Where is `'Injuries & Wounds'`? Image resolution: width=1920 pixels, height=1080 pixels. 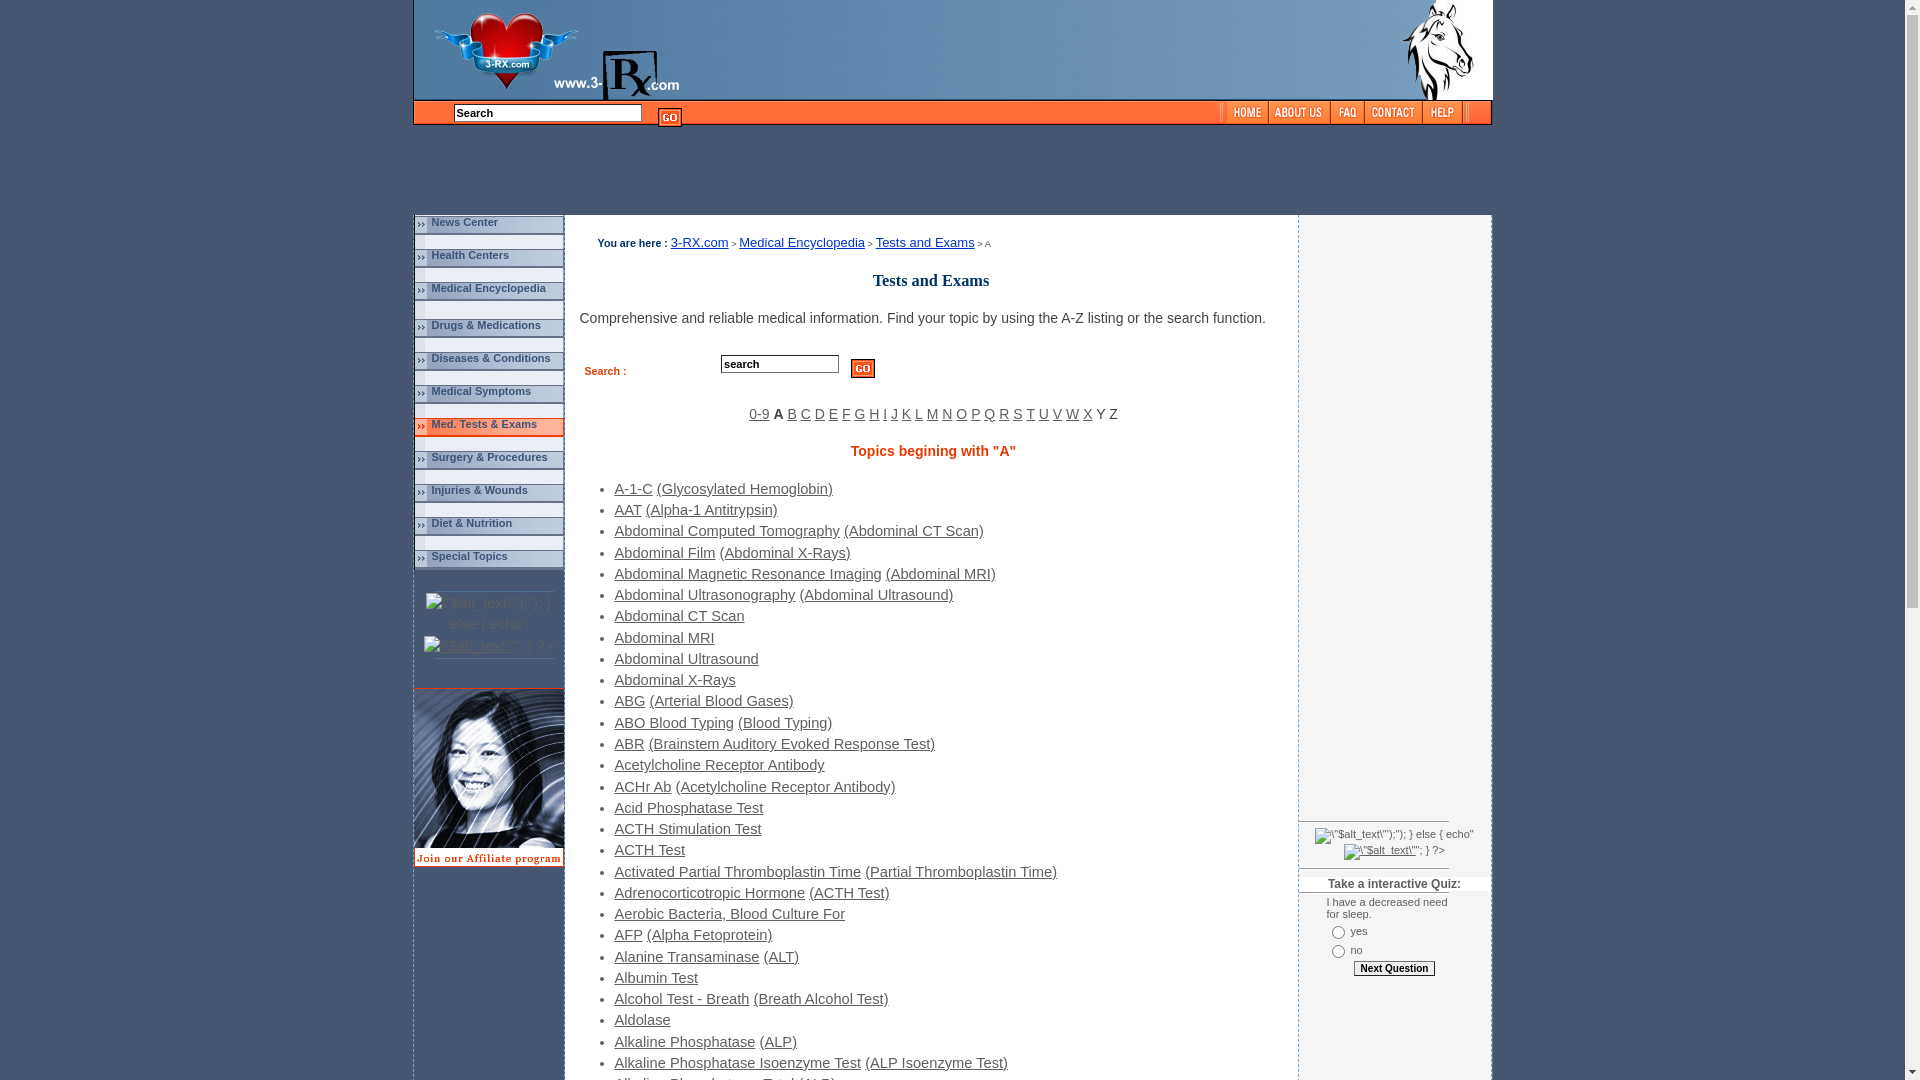 'Injuries & Wounds' is located at coordinates (480, 489).